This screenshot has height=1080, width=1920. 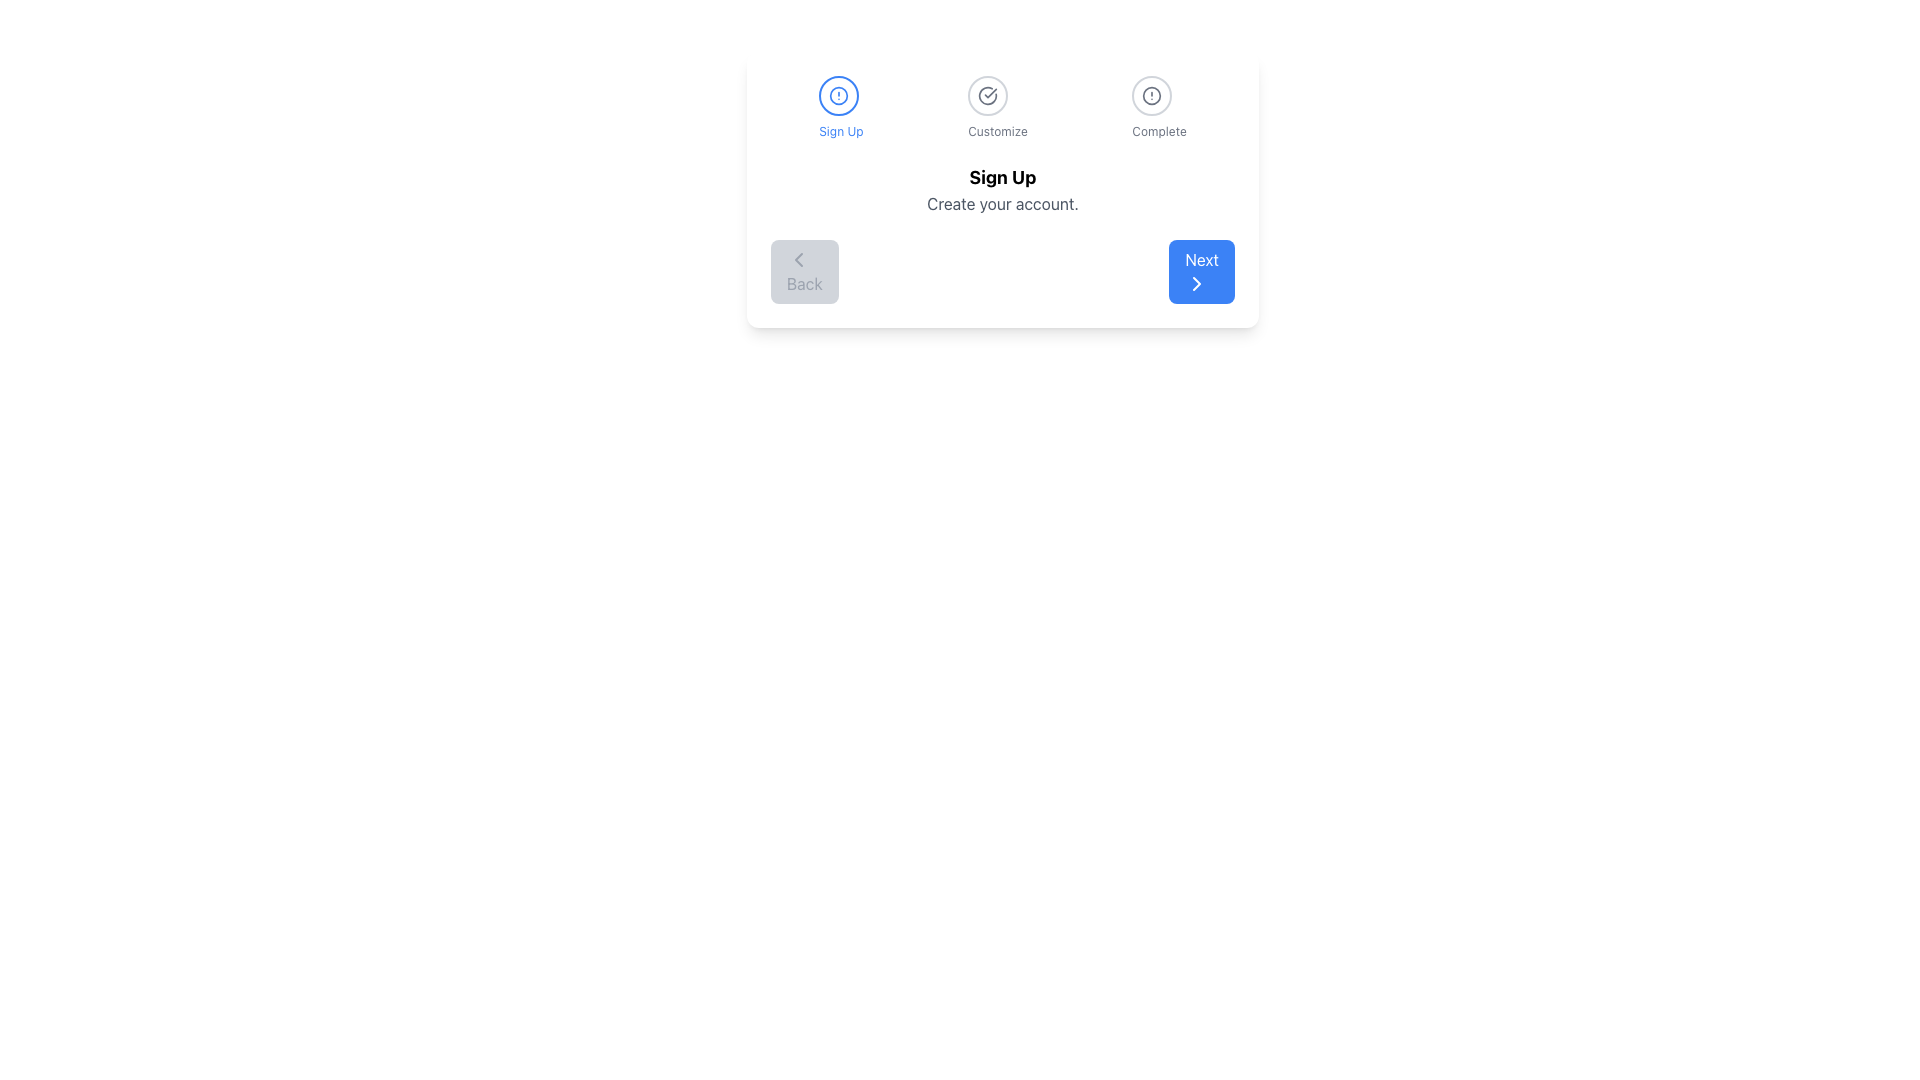 I want to click on the 'Sign Up' SVG icon, which is located in the top-left circular button among three horizontal buttons, indicating the current step in a multi-step process, so click(x=839, y=96).